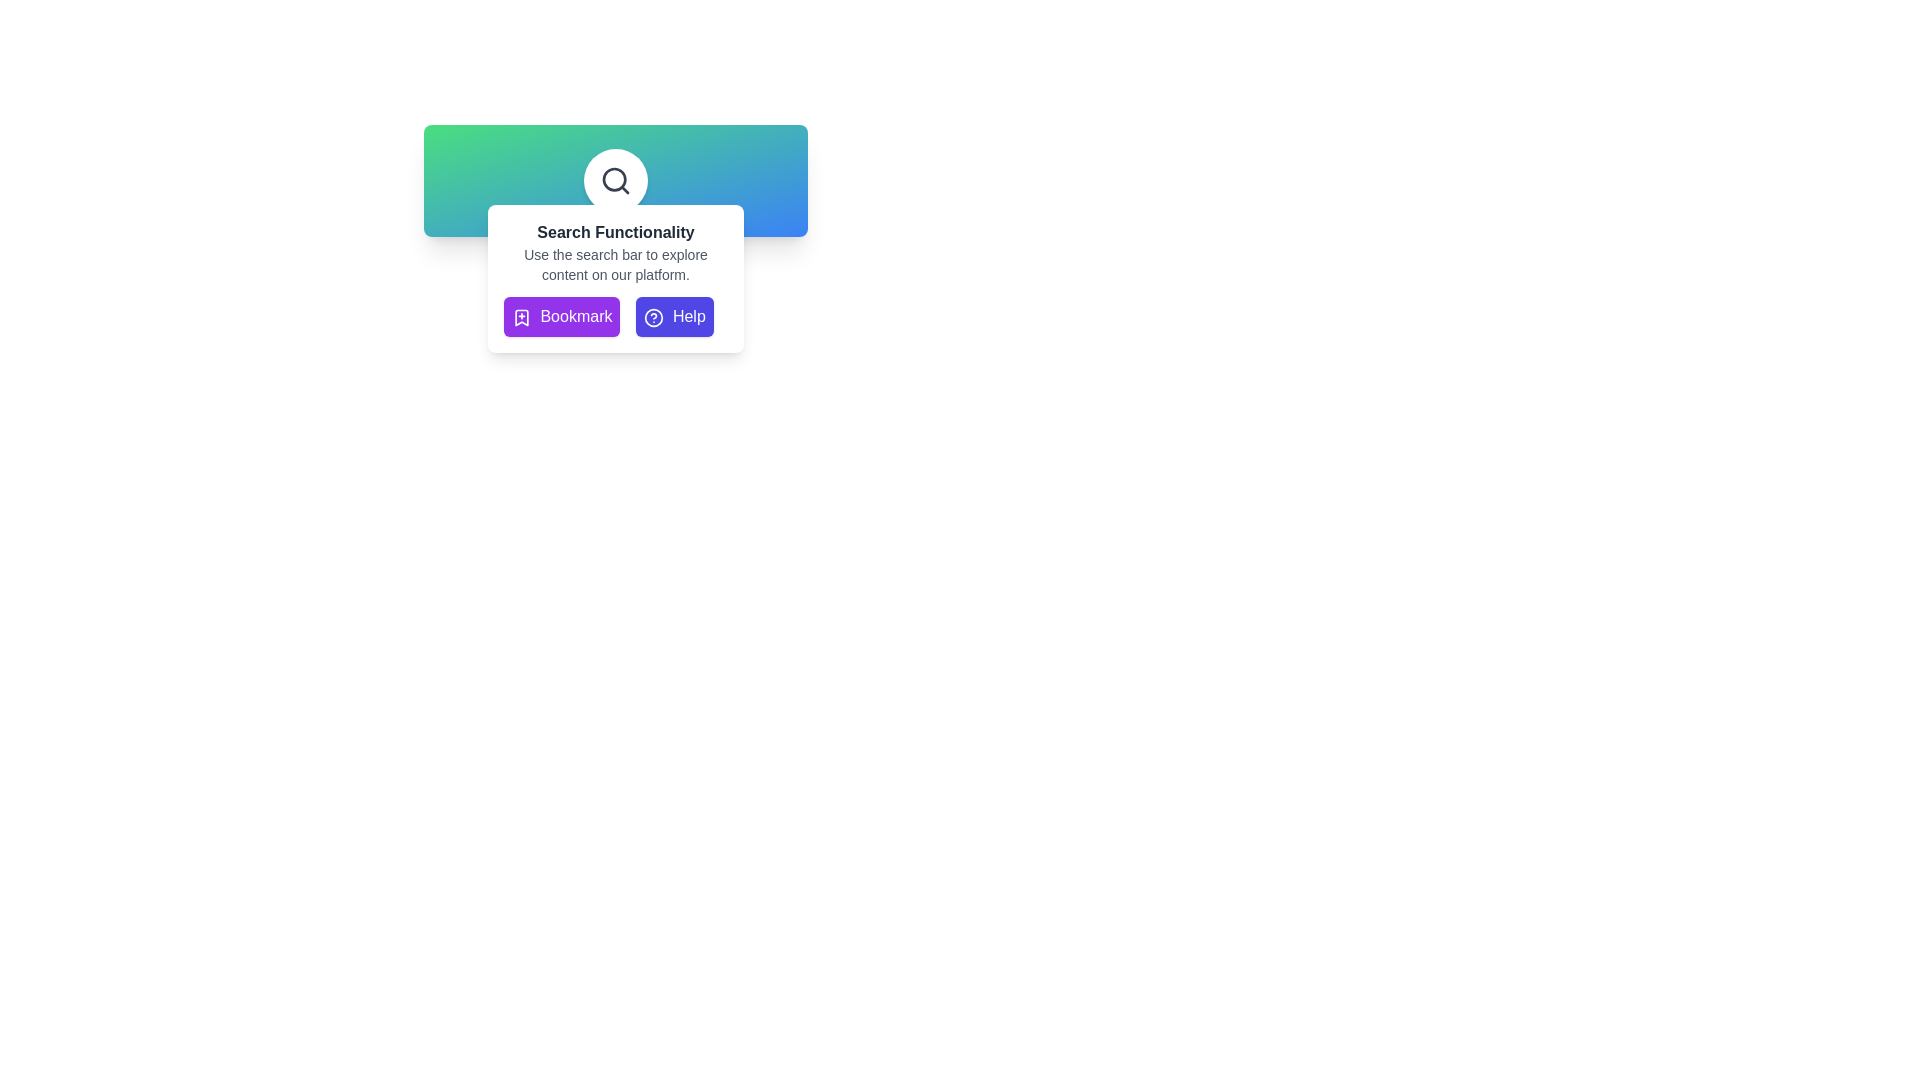  Describe the element at coordinates (675, 315) in the screenshot. I see `the 'Help' button, which has a blue background, white text, and a question mark icon` at that location.